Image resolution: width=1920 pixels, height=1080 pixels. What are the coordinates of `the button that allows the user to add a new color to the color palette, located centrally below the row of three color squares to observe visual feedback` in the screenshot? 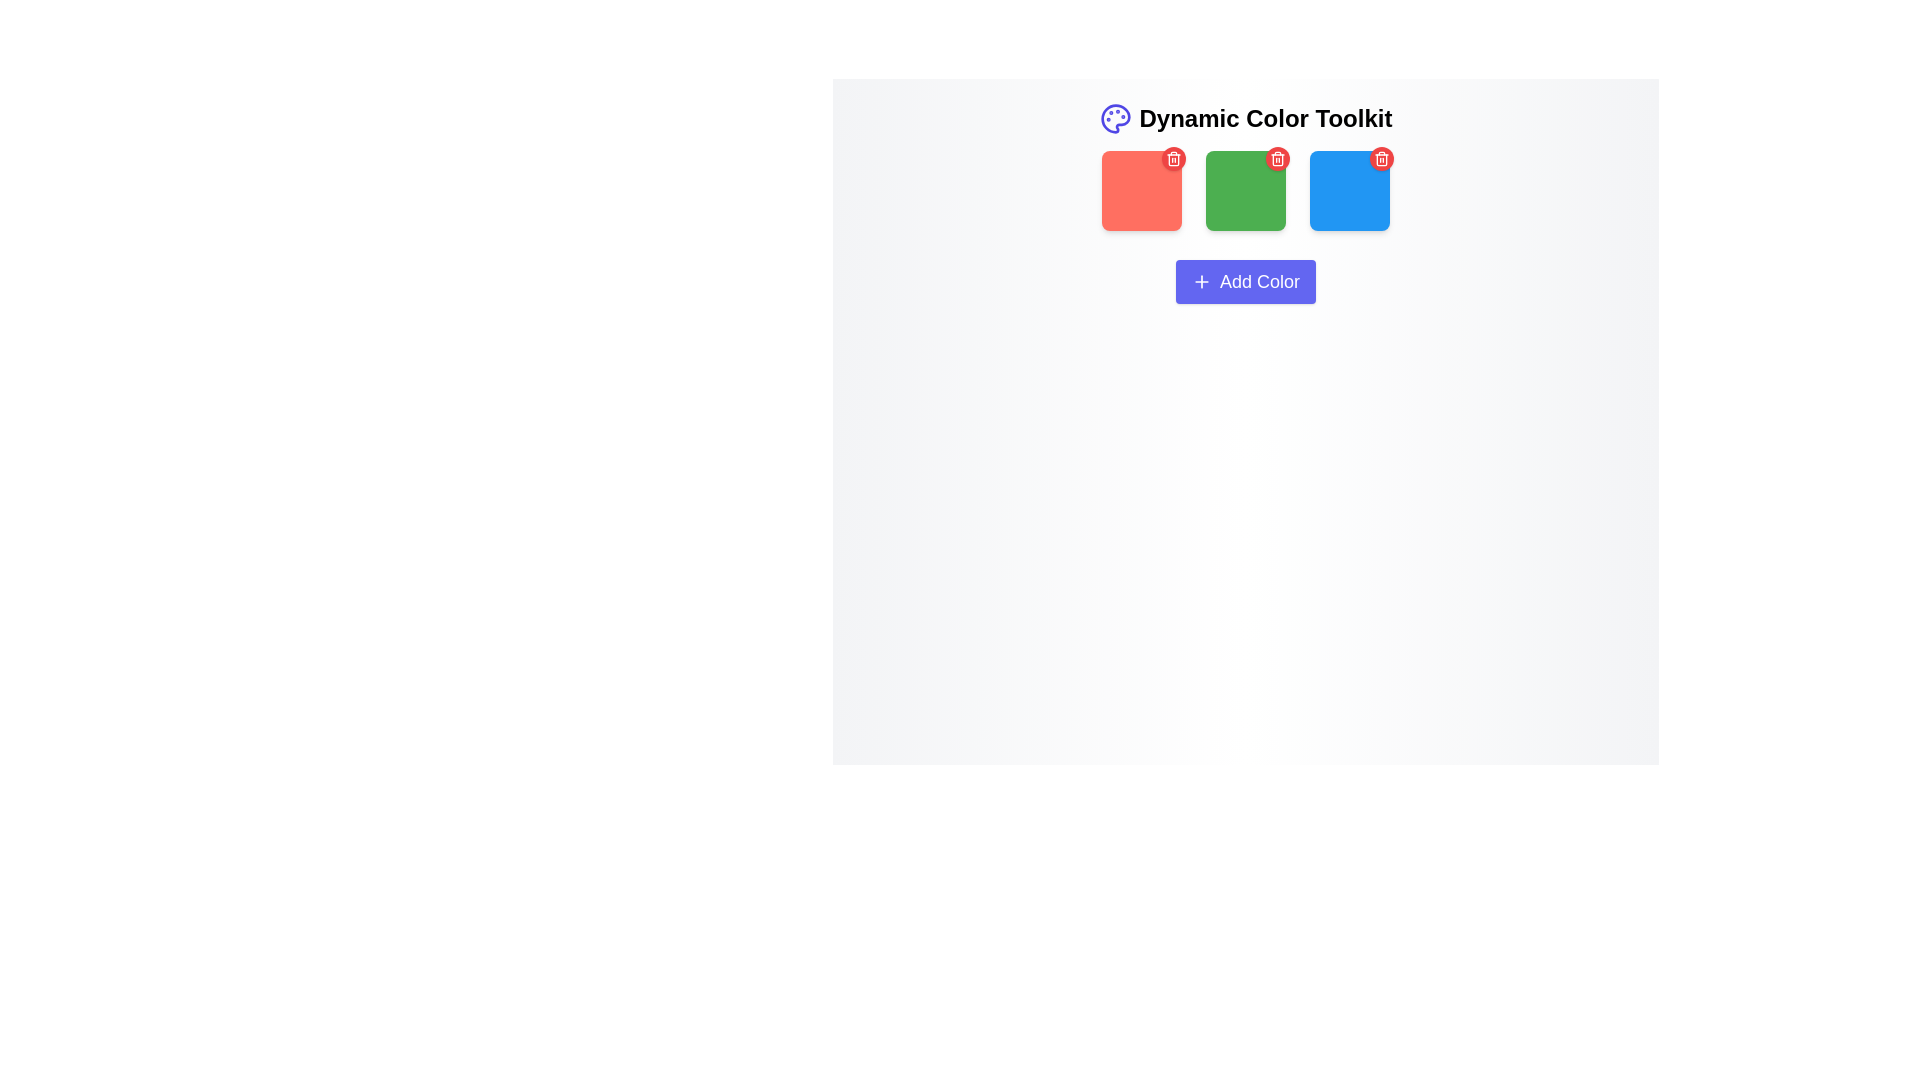 It's located at (1245, 281).